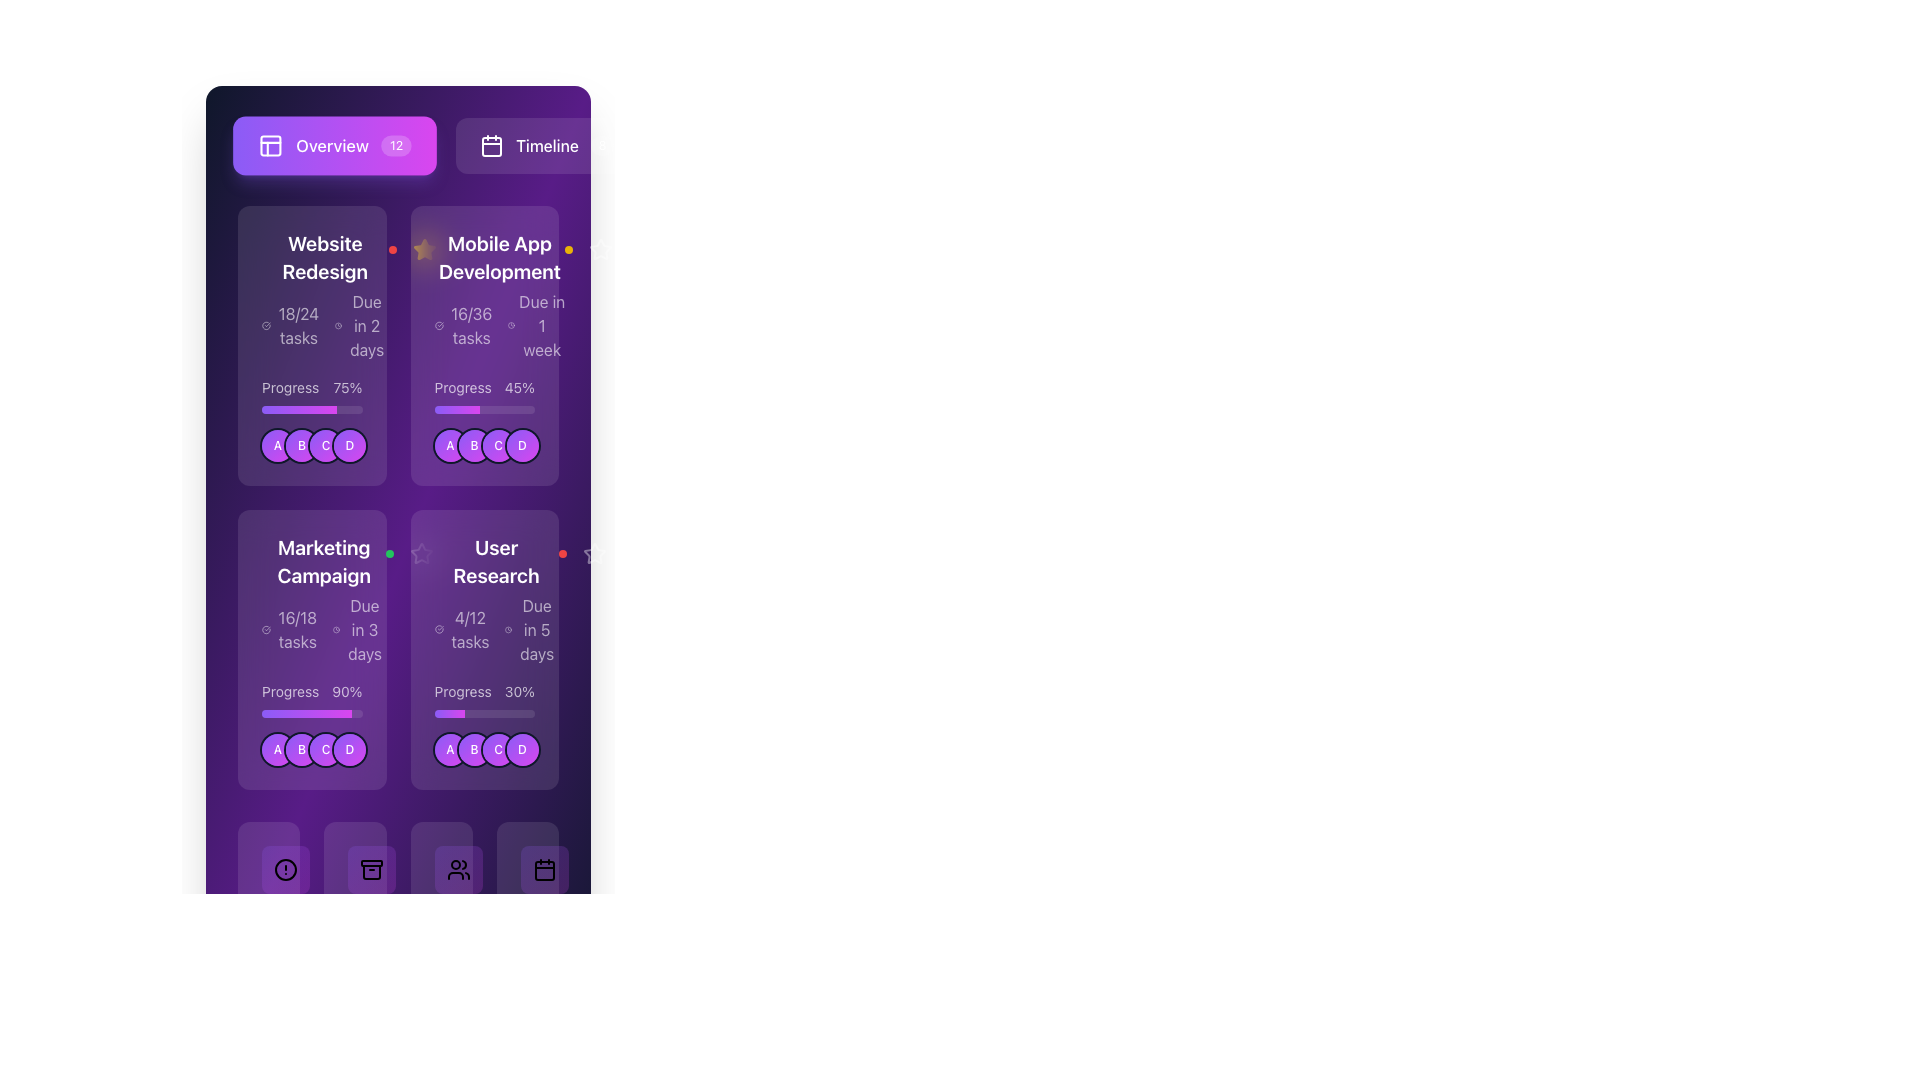  Describe the element at coordinates (470, 325) in the screenshot. I see `text label displaying '16/36 tasks' in white on a purple background, located in the 'Mobile App Development' card on the second column of the first row in the displayed grid` at that location.